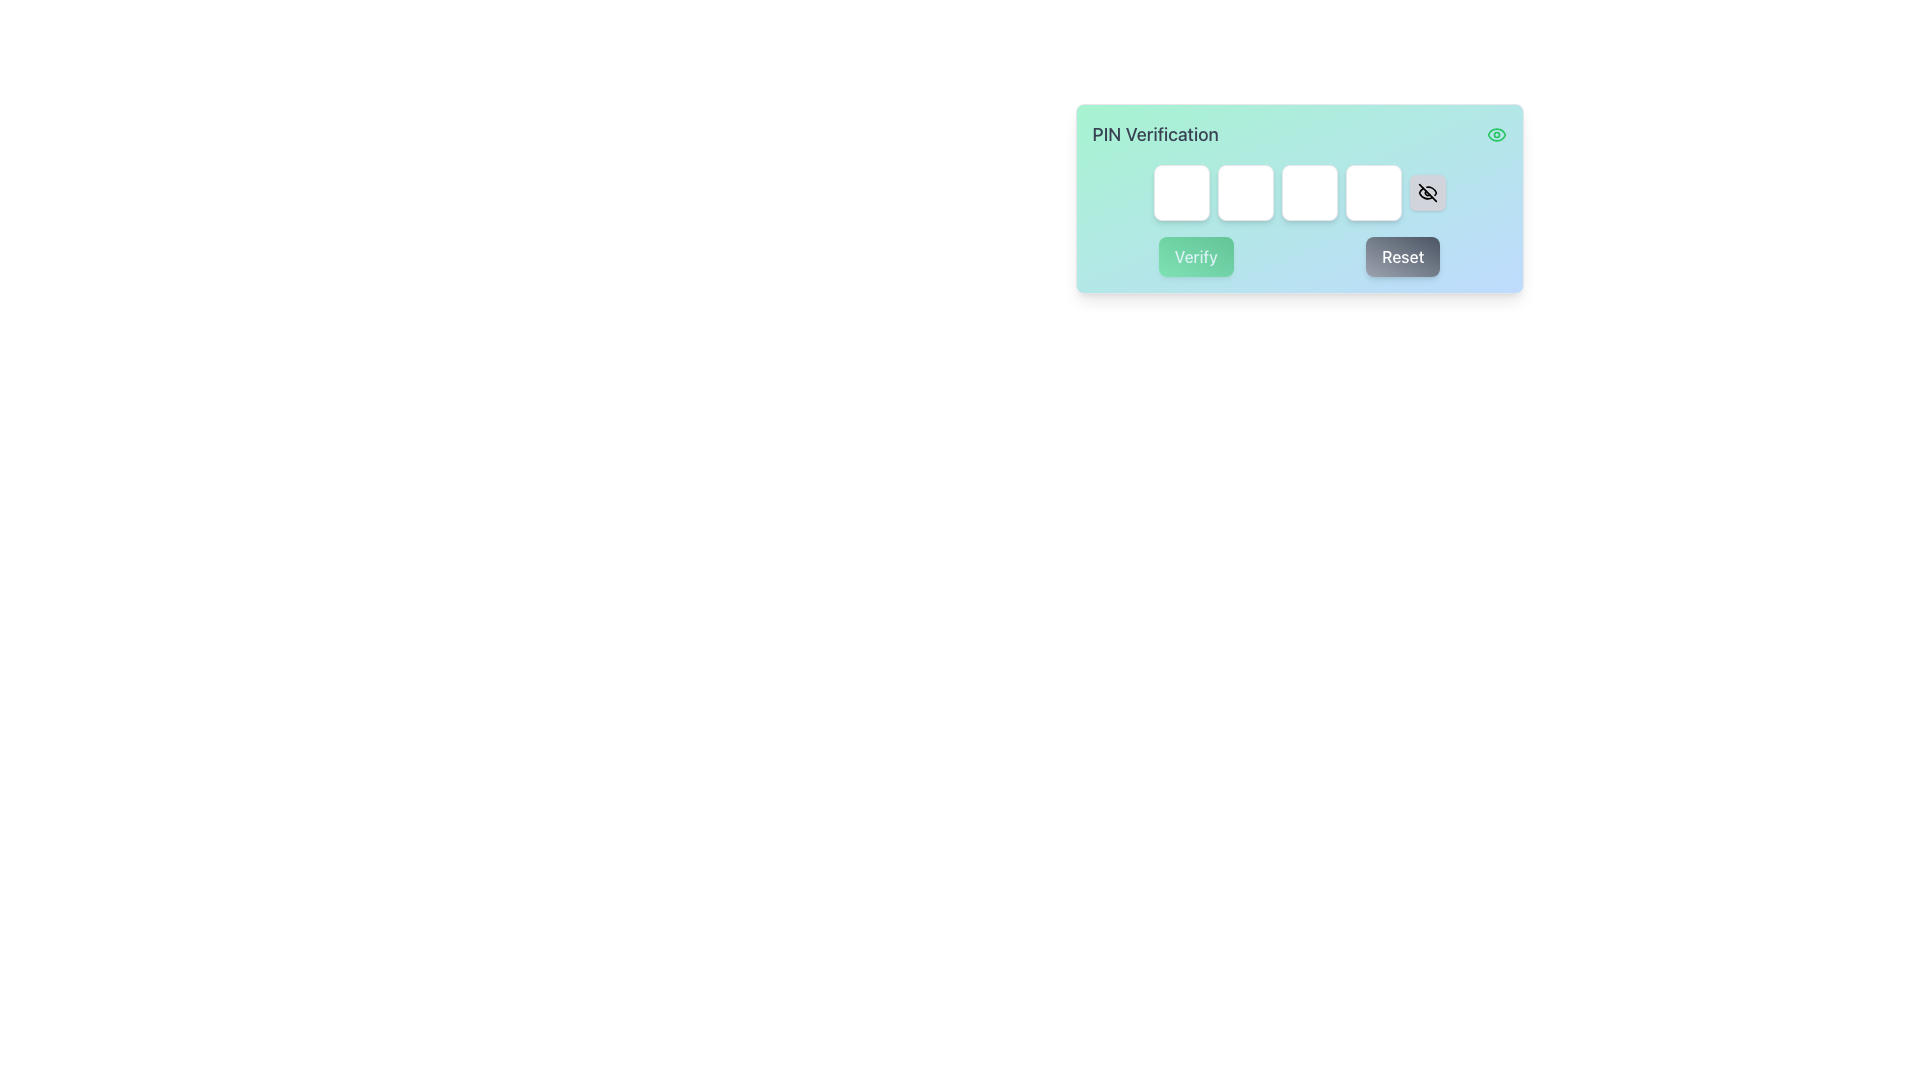  Describe the element at coordinates (1196, 256) in the screenshot. I see `the 'Verify' button located at the bottom-left of the button group to validate the entered PIN` at that location.